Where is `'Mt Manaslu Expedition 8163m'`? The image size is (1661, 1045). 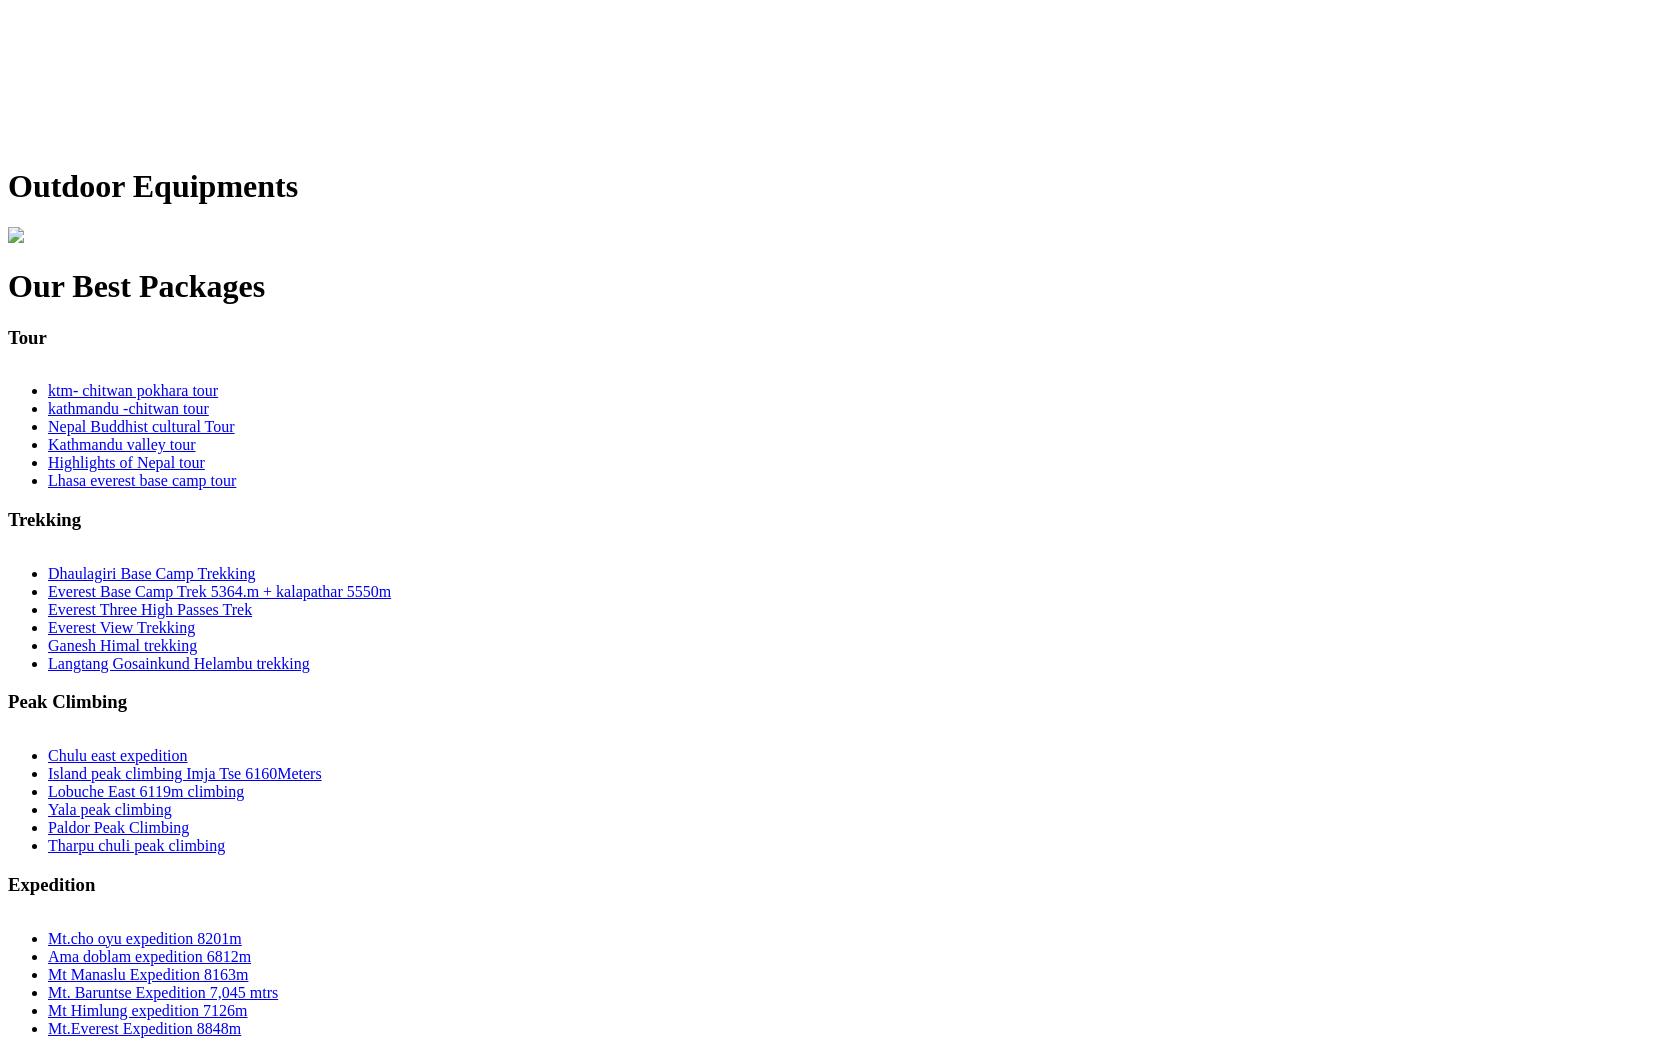 'Mt Manaslu Expedition 8163m' is located at coordinates (147, 972).